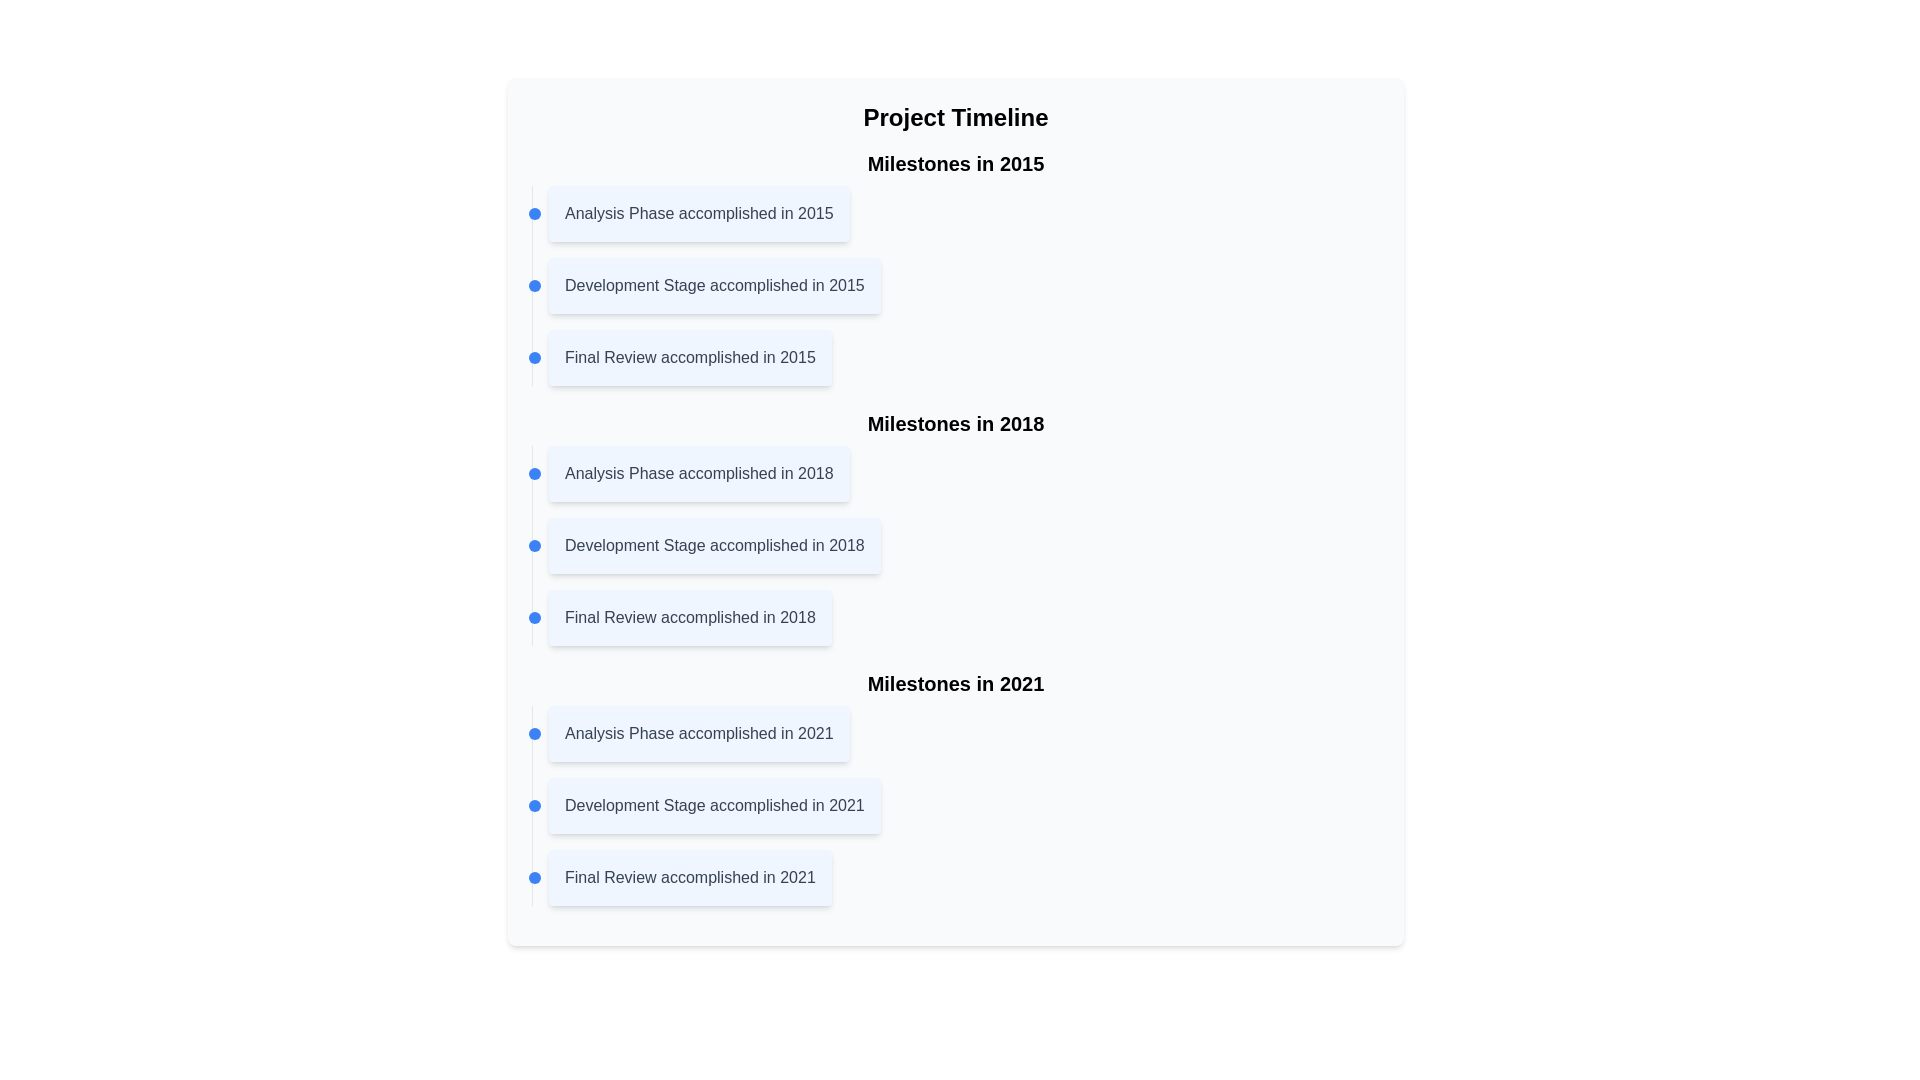 This screenshot has height=1080, width=1920. What do you see at coordinates (954, 118) in the screenshot?
I see `header text element located at the top of the centered rectangular section with a light gray background and rounded corners, which introduces the theme or content of the section` at bounding box center [954, 118].